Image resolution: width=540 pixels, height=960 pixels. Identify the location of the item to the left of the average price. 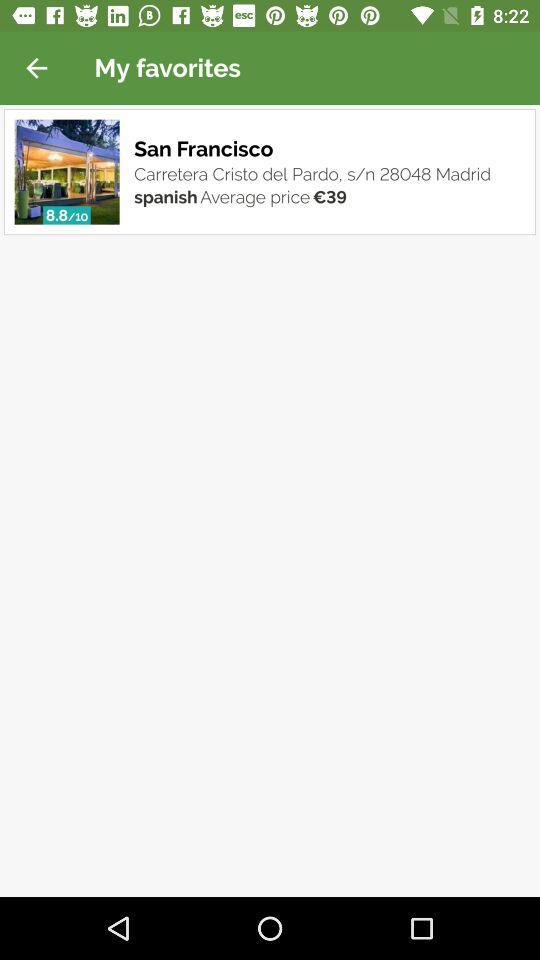
(164, 195).